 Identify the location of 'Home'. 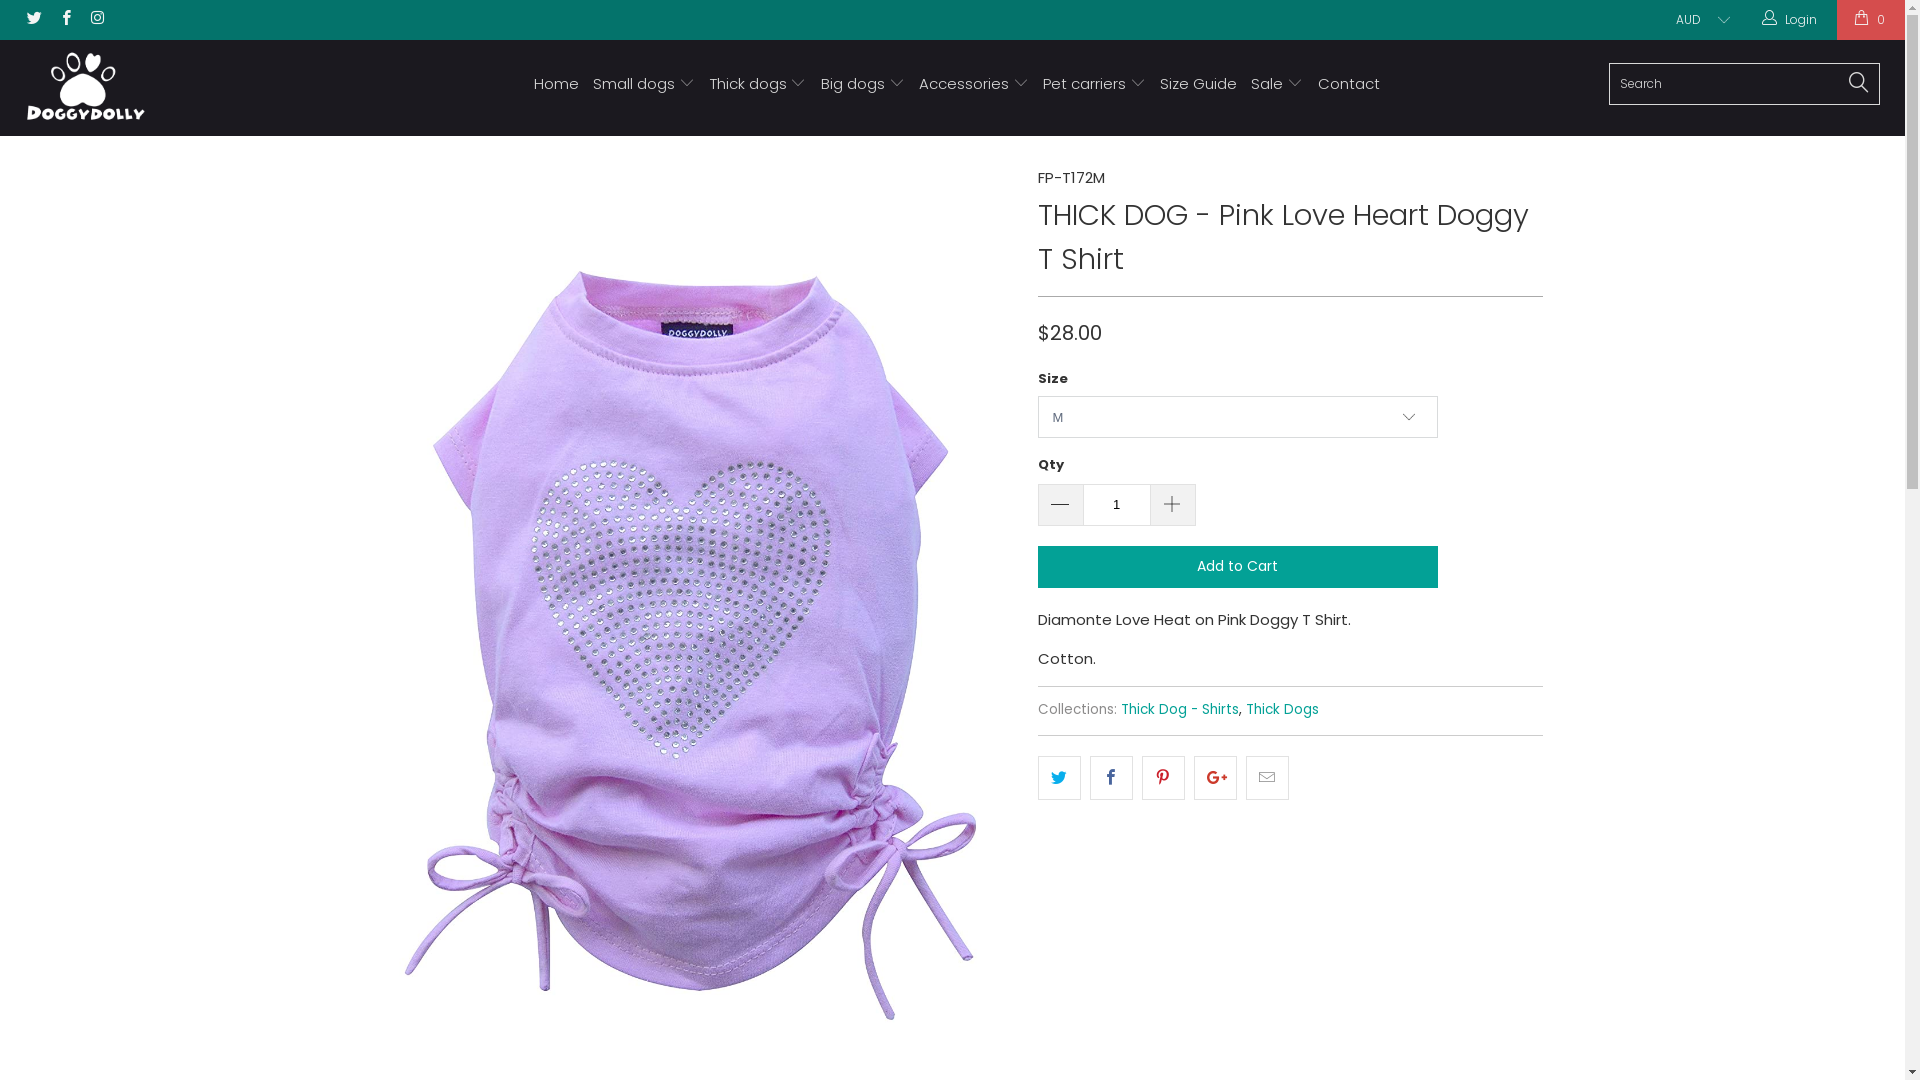
(556, 83).